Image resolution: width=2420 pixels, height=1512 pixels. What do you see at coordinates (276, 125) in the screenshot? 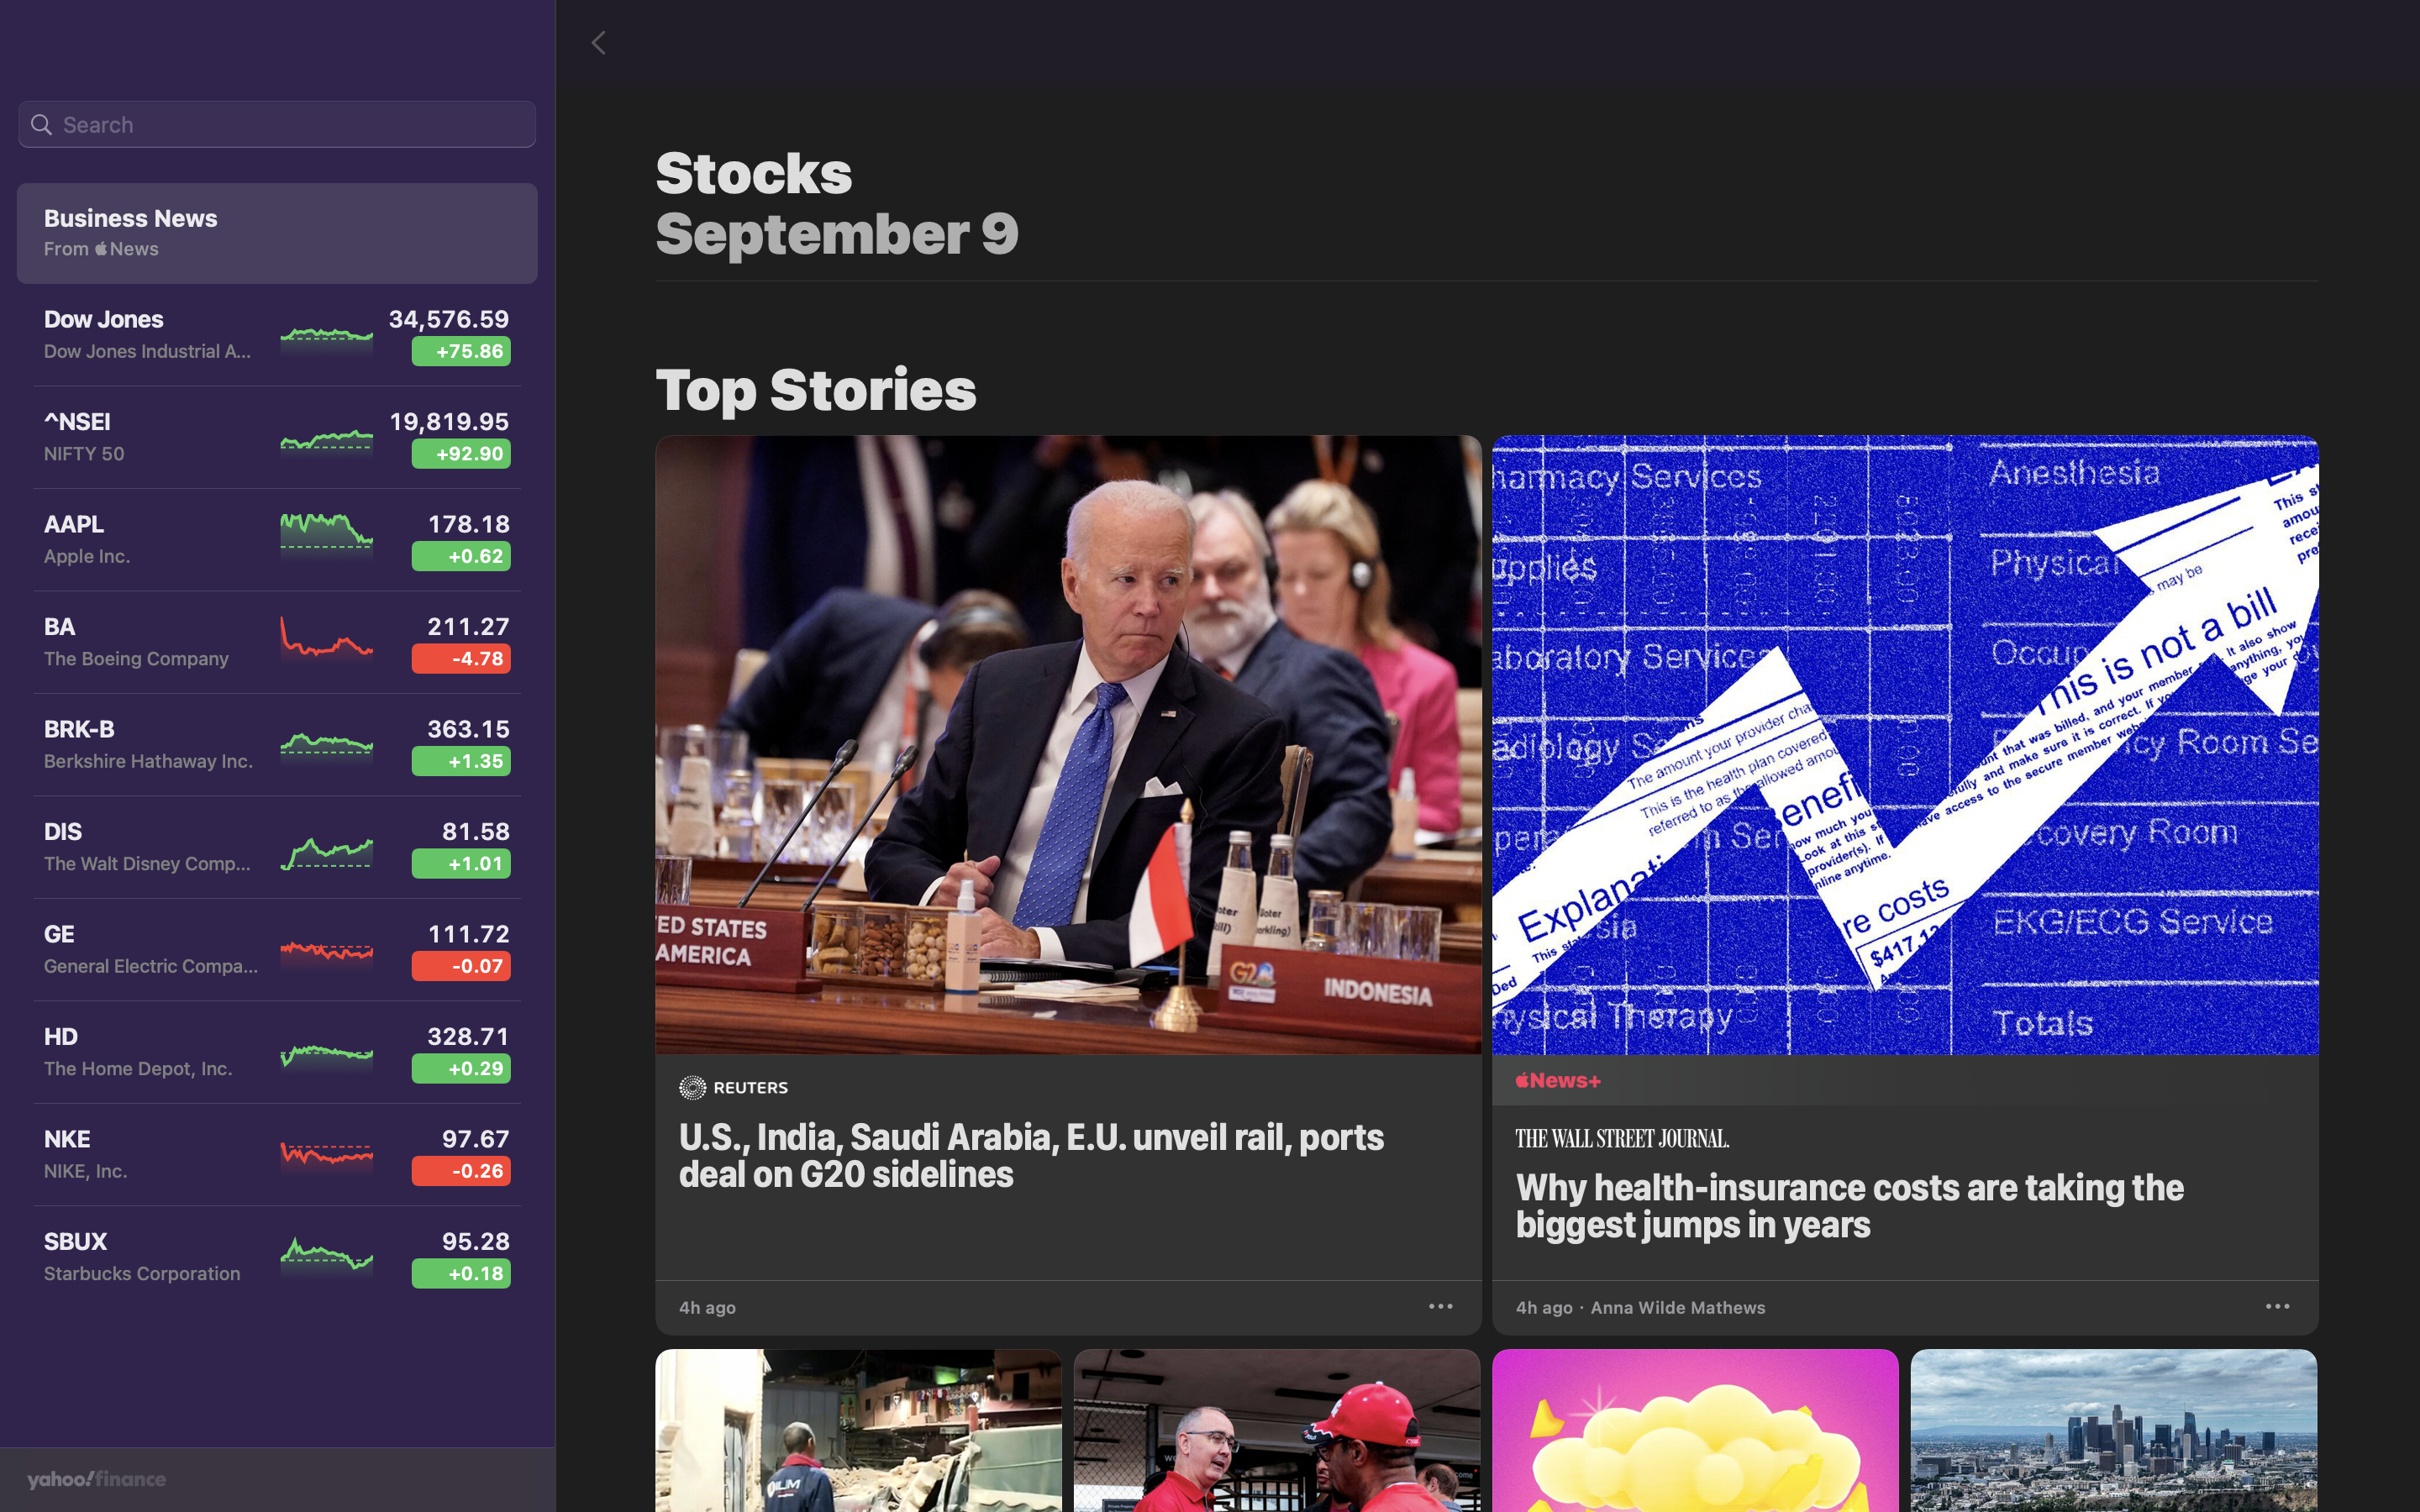
I see `Locate the "Berkshire Hathway" stock by typing its name into the search field at the top left` at bounding box center [276, 125].